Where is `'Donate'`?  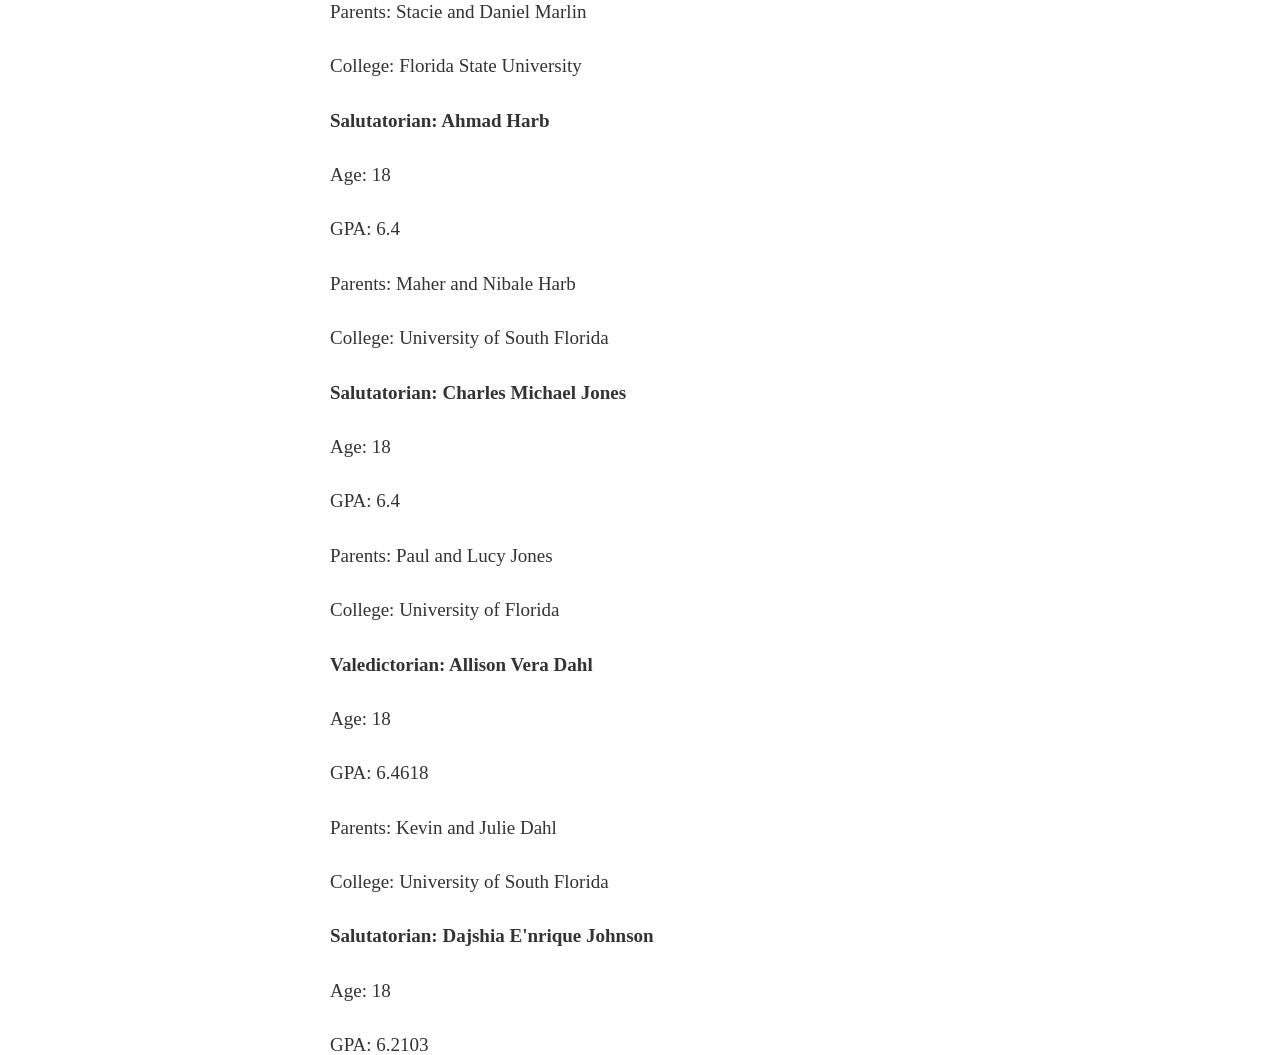 'Donate' is located at coordinates (248, 916).